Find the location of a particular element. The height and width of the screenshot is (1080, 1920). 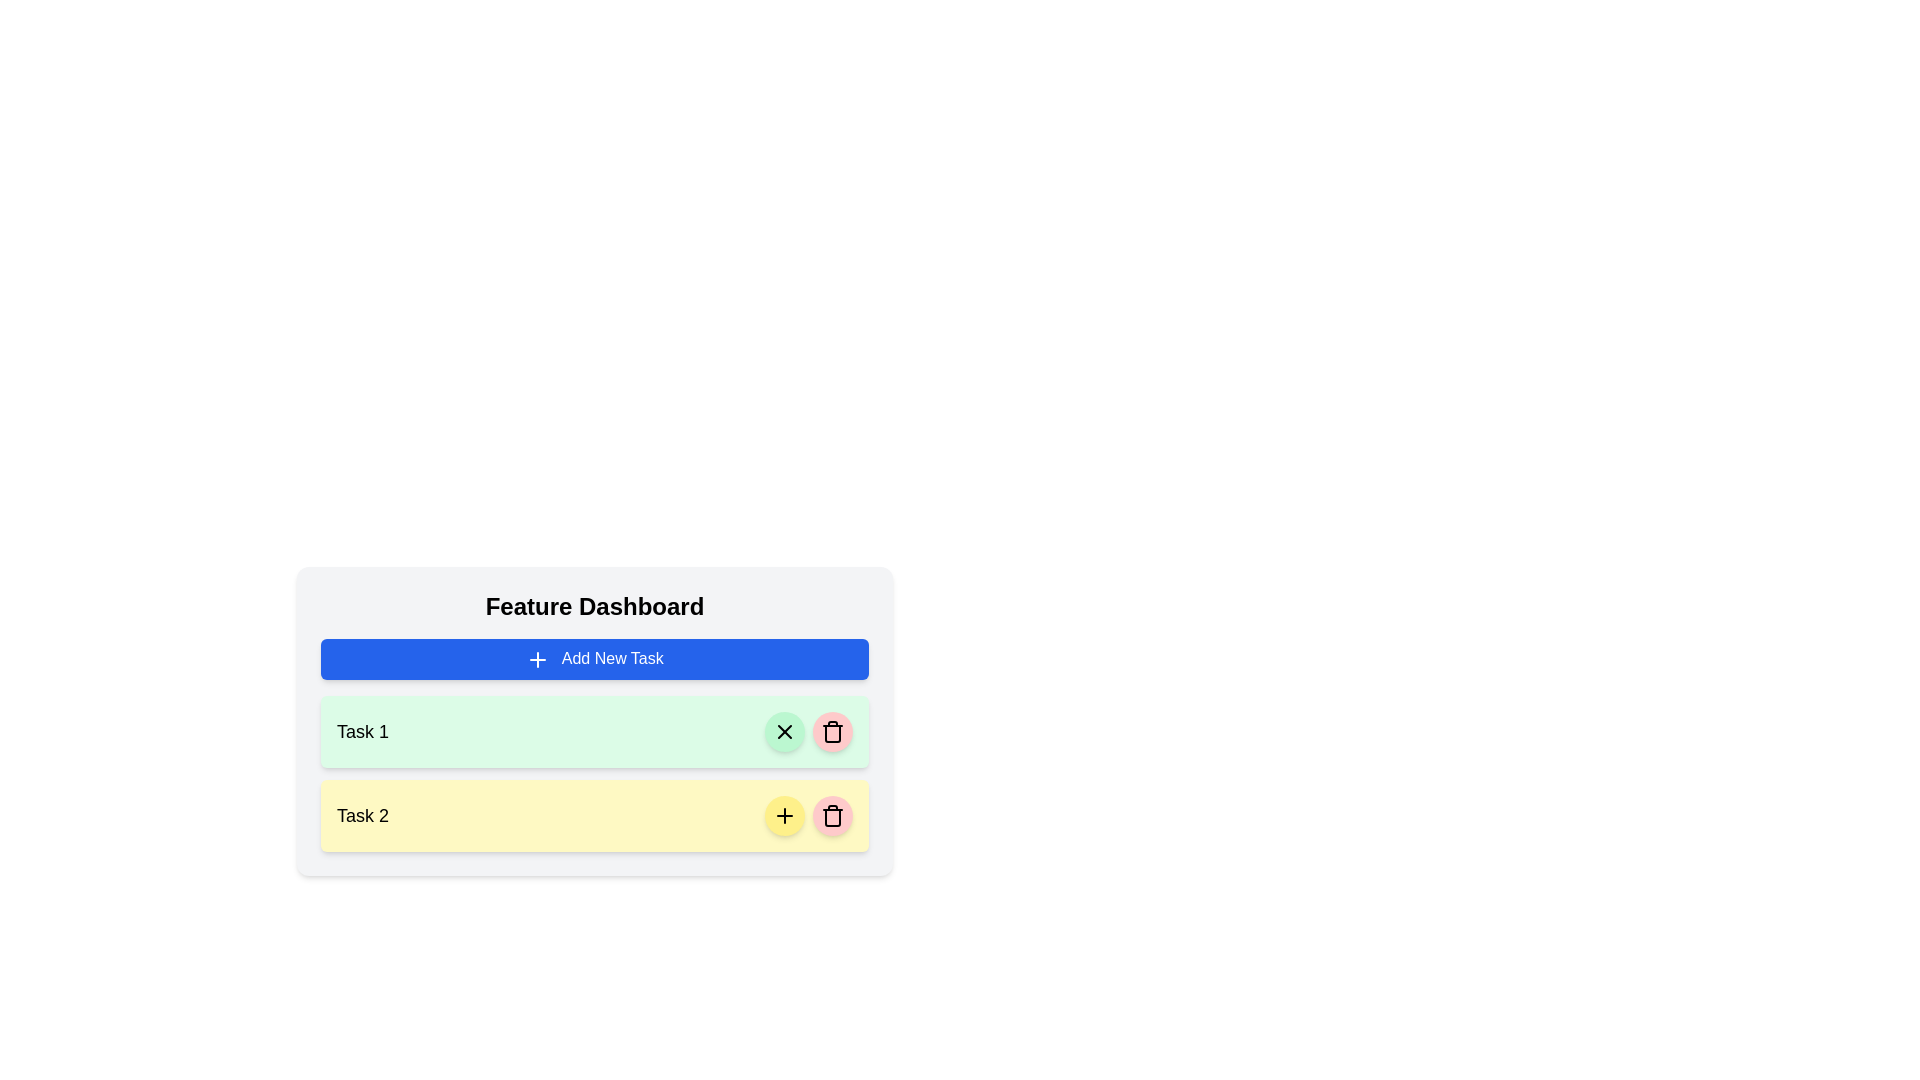

the button located within the 'Feature Dashboard' card is located at coordinates (594, 659).